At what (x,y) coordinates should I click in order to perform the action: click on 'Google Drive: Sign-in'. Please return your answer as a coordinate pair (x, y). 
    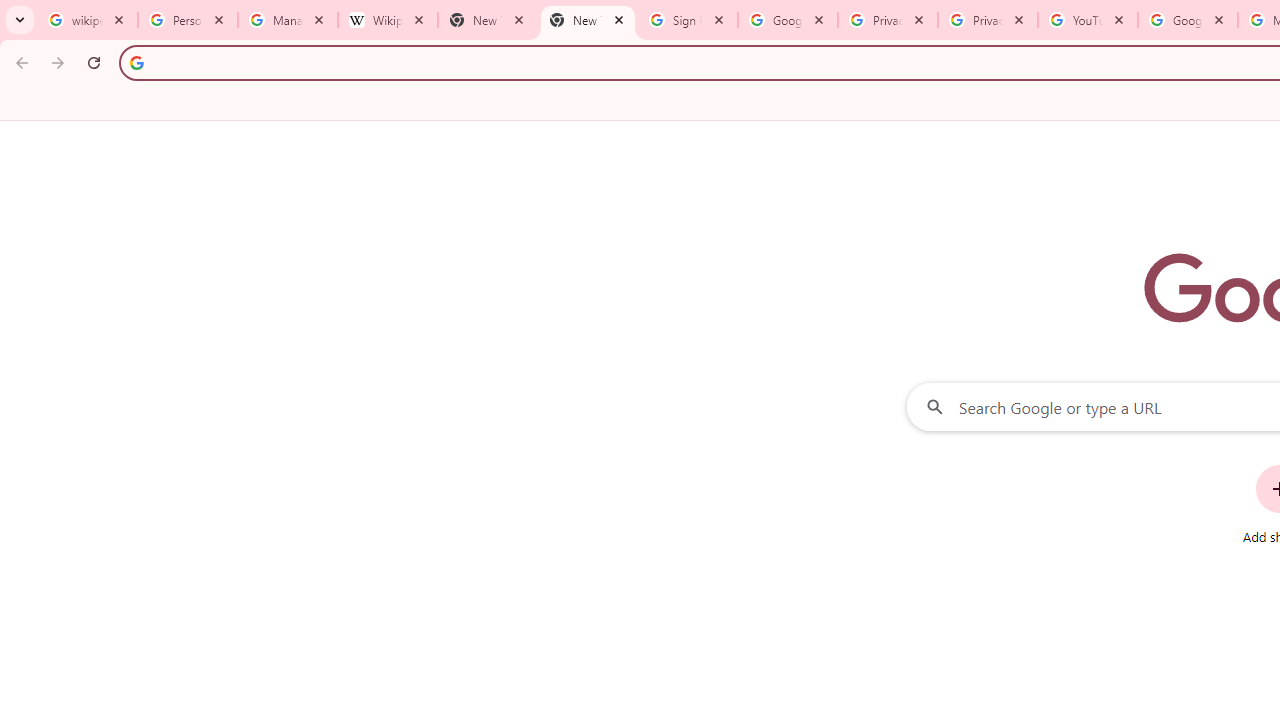
    Looking at the image, I should click on (787, 20).